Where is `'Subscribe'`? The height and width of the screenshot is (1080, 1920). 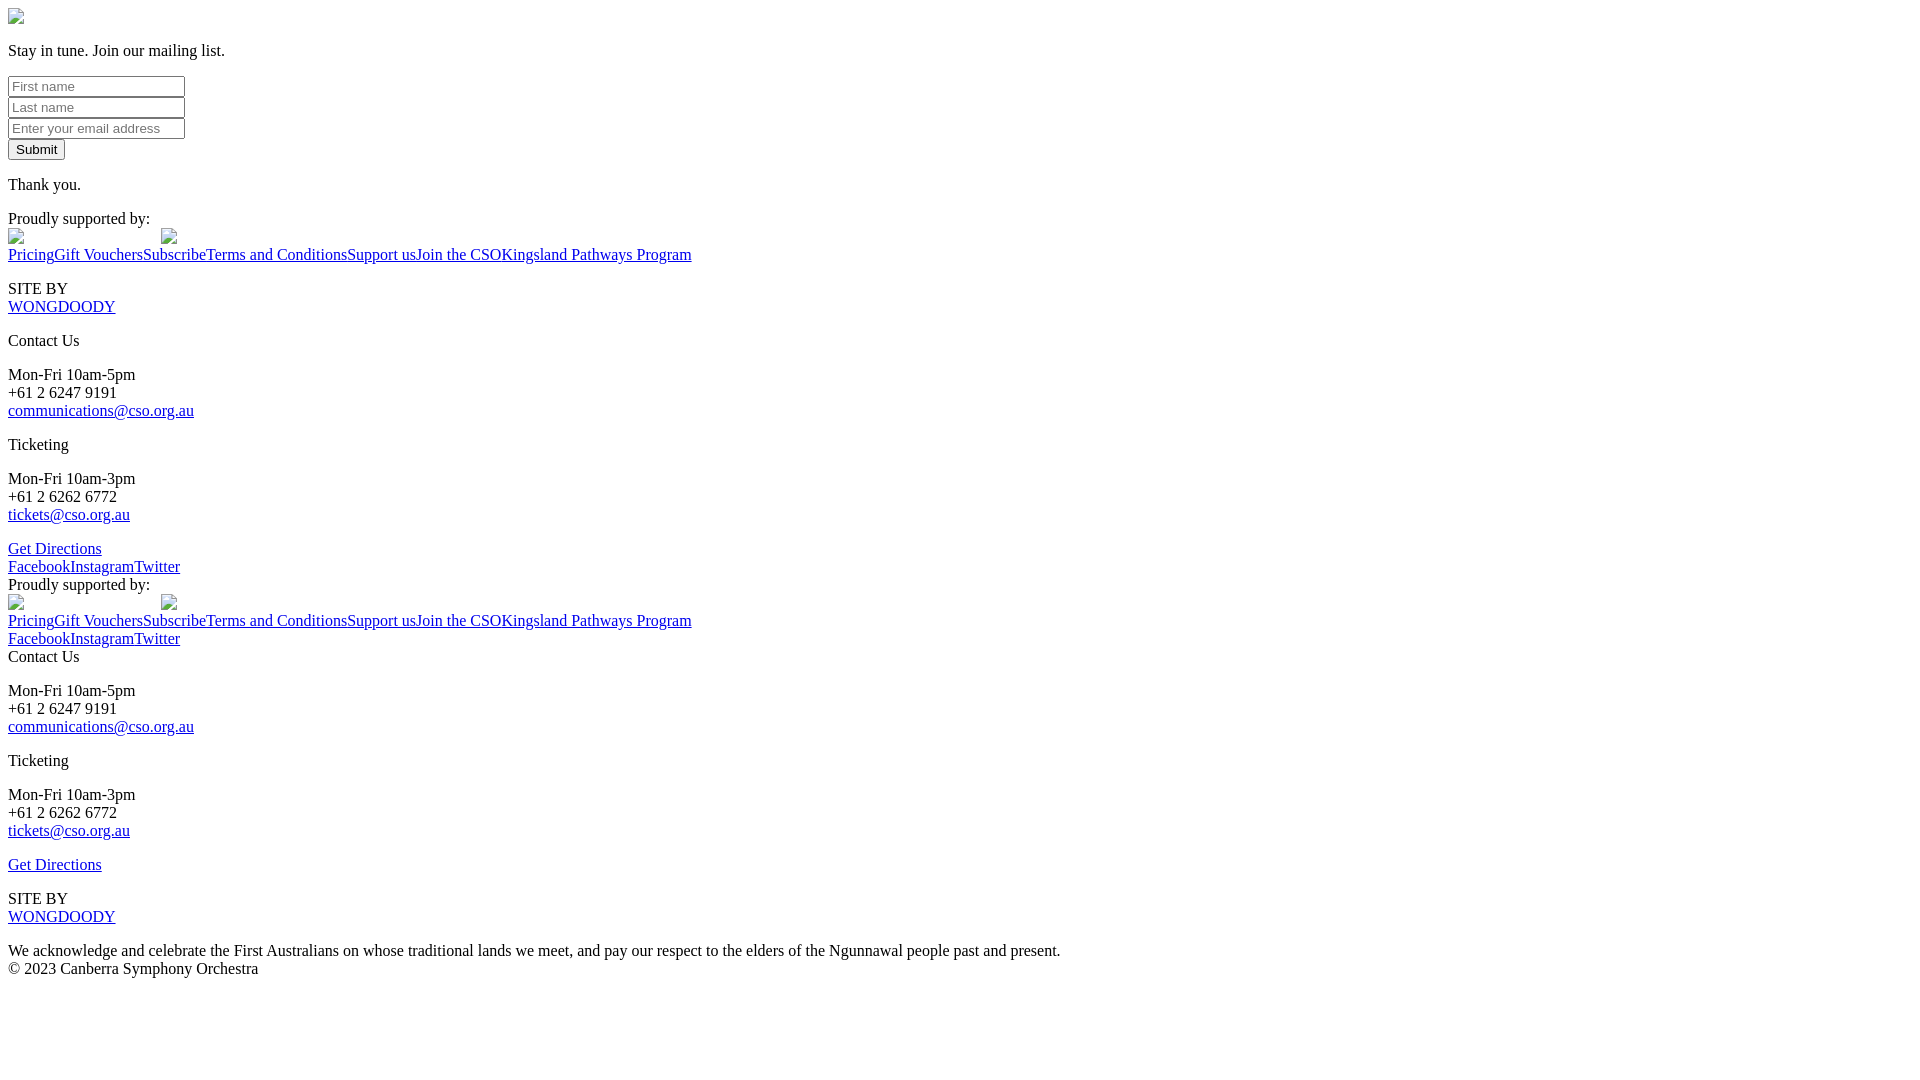
'Subscribe' is located at coordinates (174, 619).